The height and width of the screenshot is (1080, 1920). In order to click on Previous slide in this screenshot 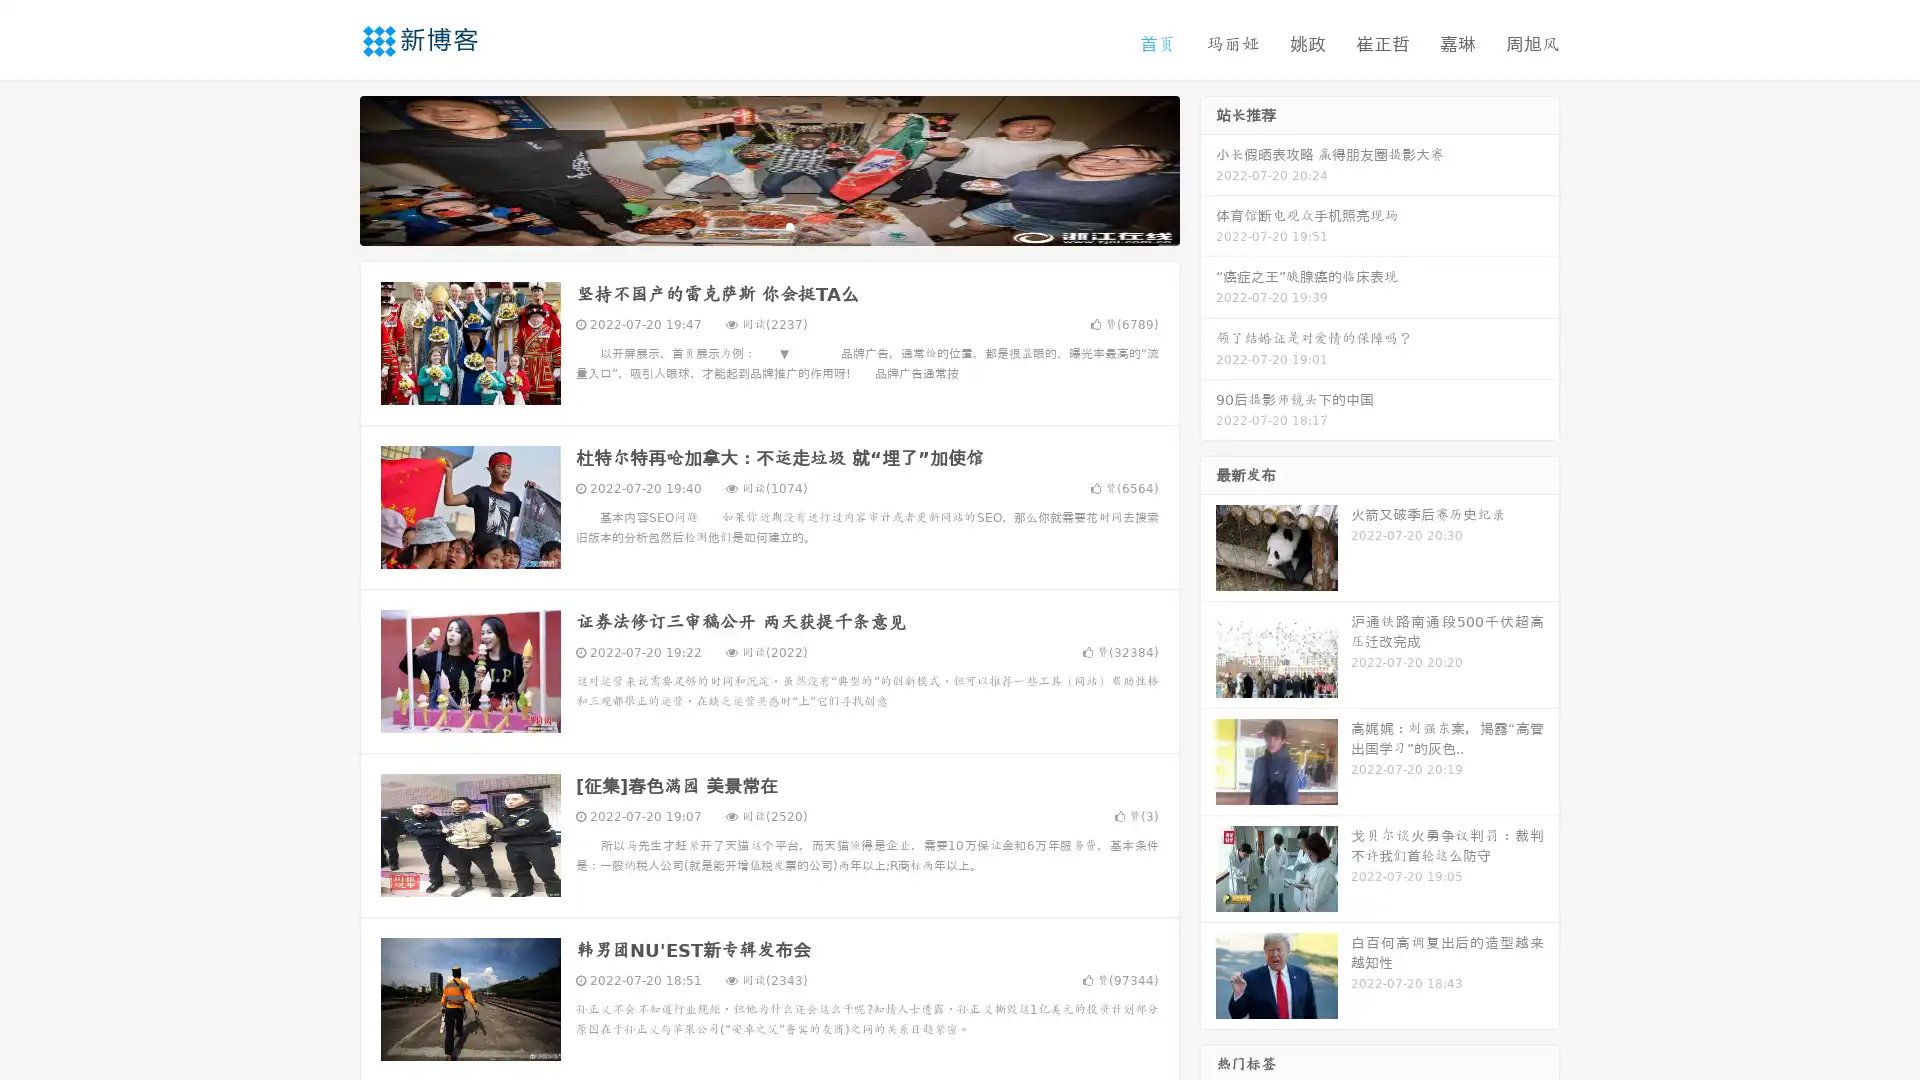, I will do `click(330, 168)`.